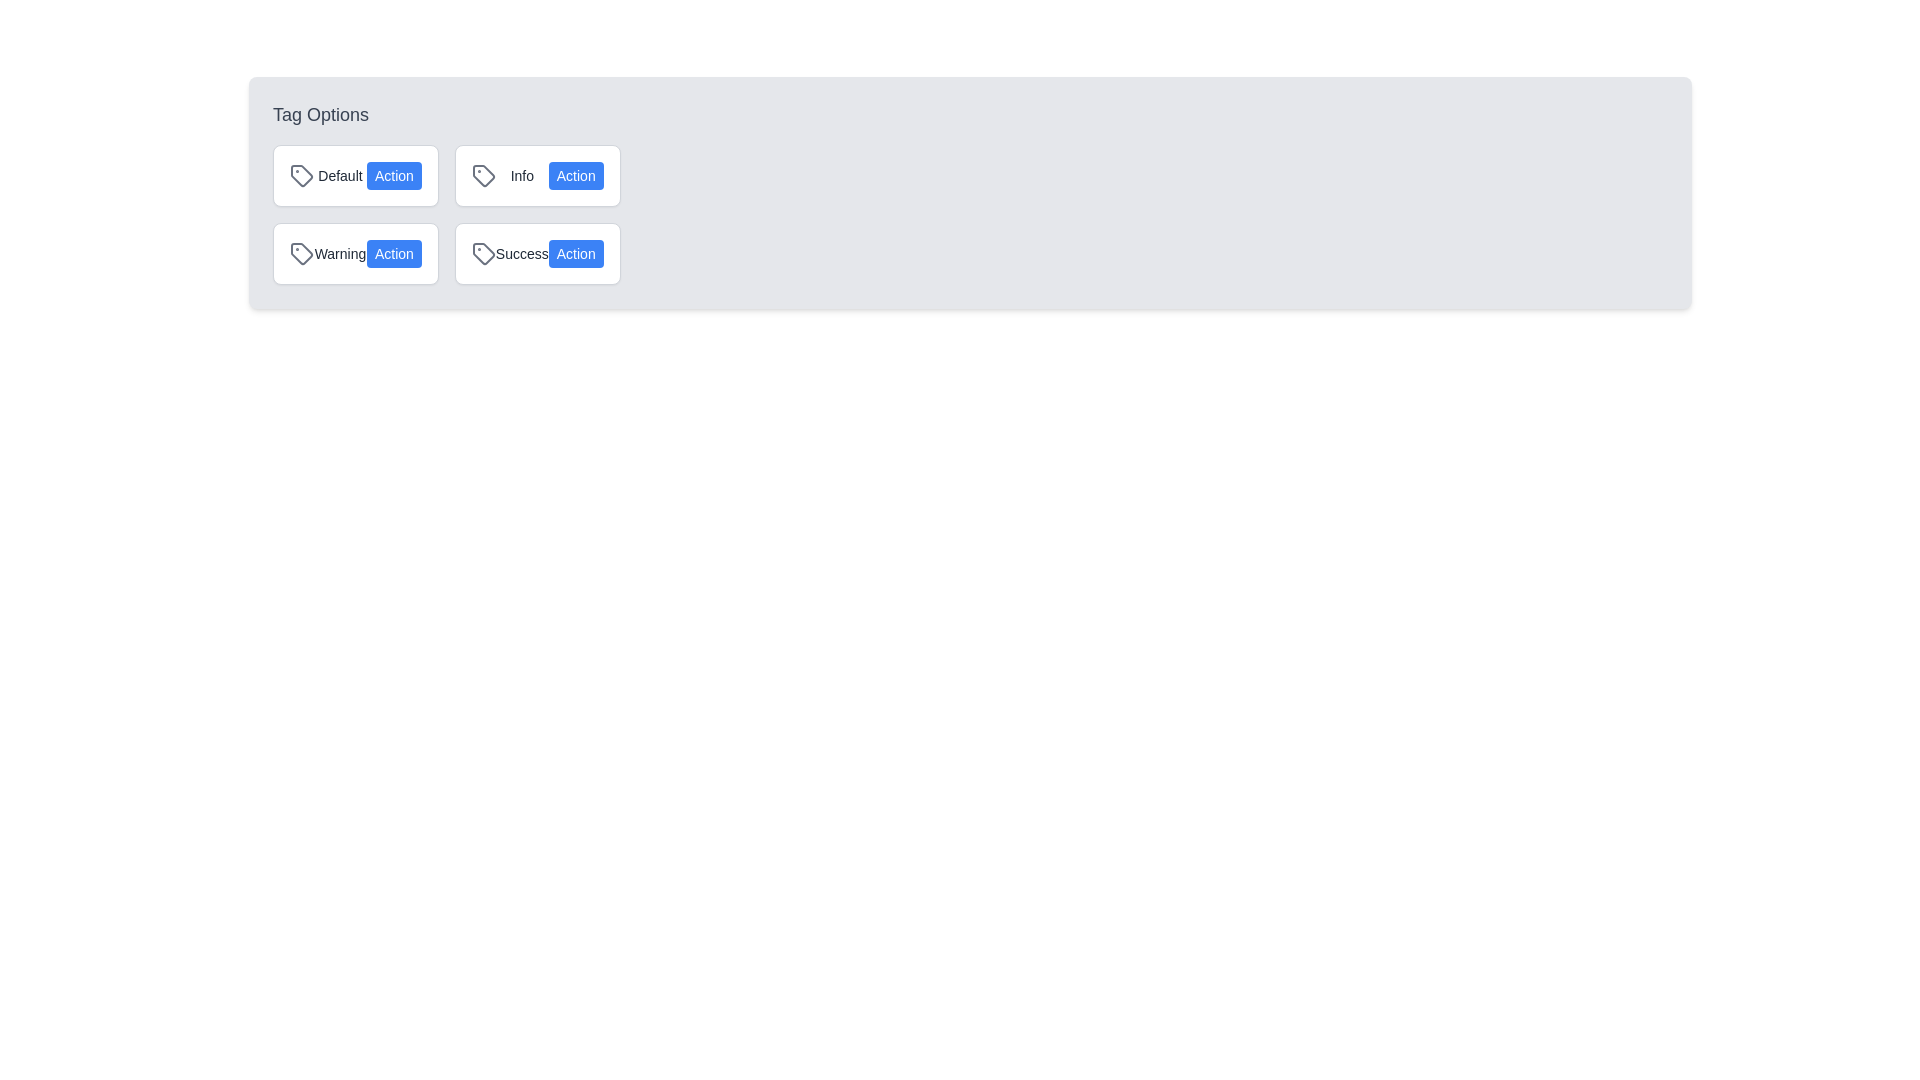 This screenshot has width=1920, height=1080. What do you see at coordinates (301, 253) in the screenshot?
I see `the visual icon representing a tag located in the bottom-left corner of the third button in a 2x2 grid layout, which is grouped with the 'Warning' label and the 'Action' button` at bounding box center [301, 253].